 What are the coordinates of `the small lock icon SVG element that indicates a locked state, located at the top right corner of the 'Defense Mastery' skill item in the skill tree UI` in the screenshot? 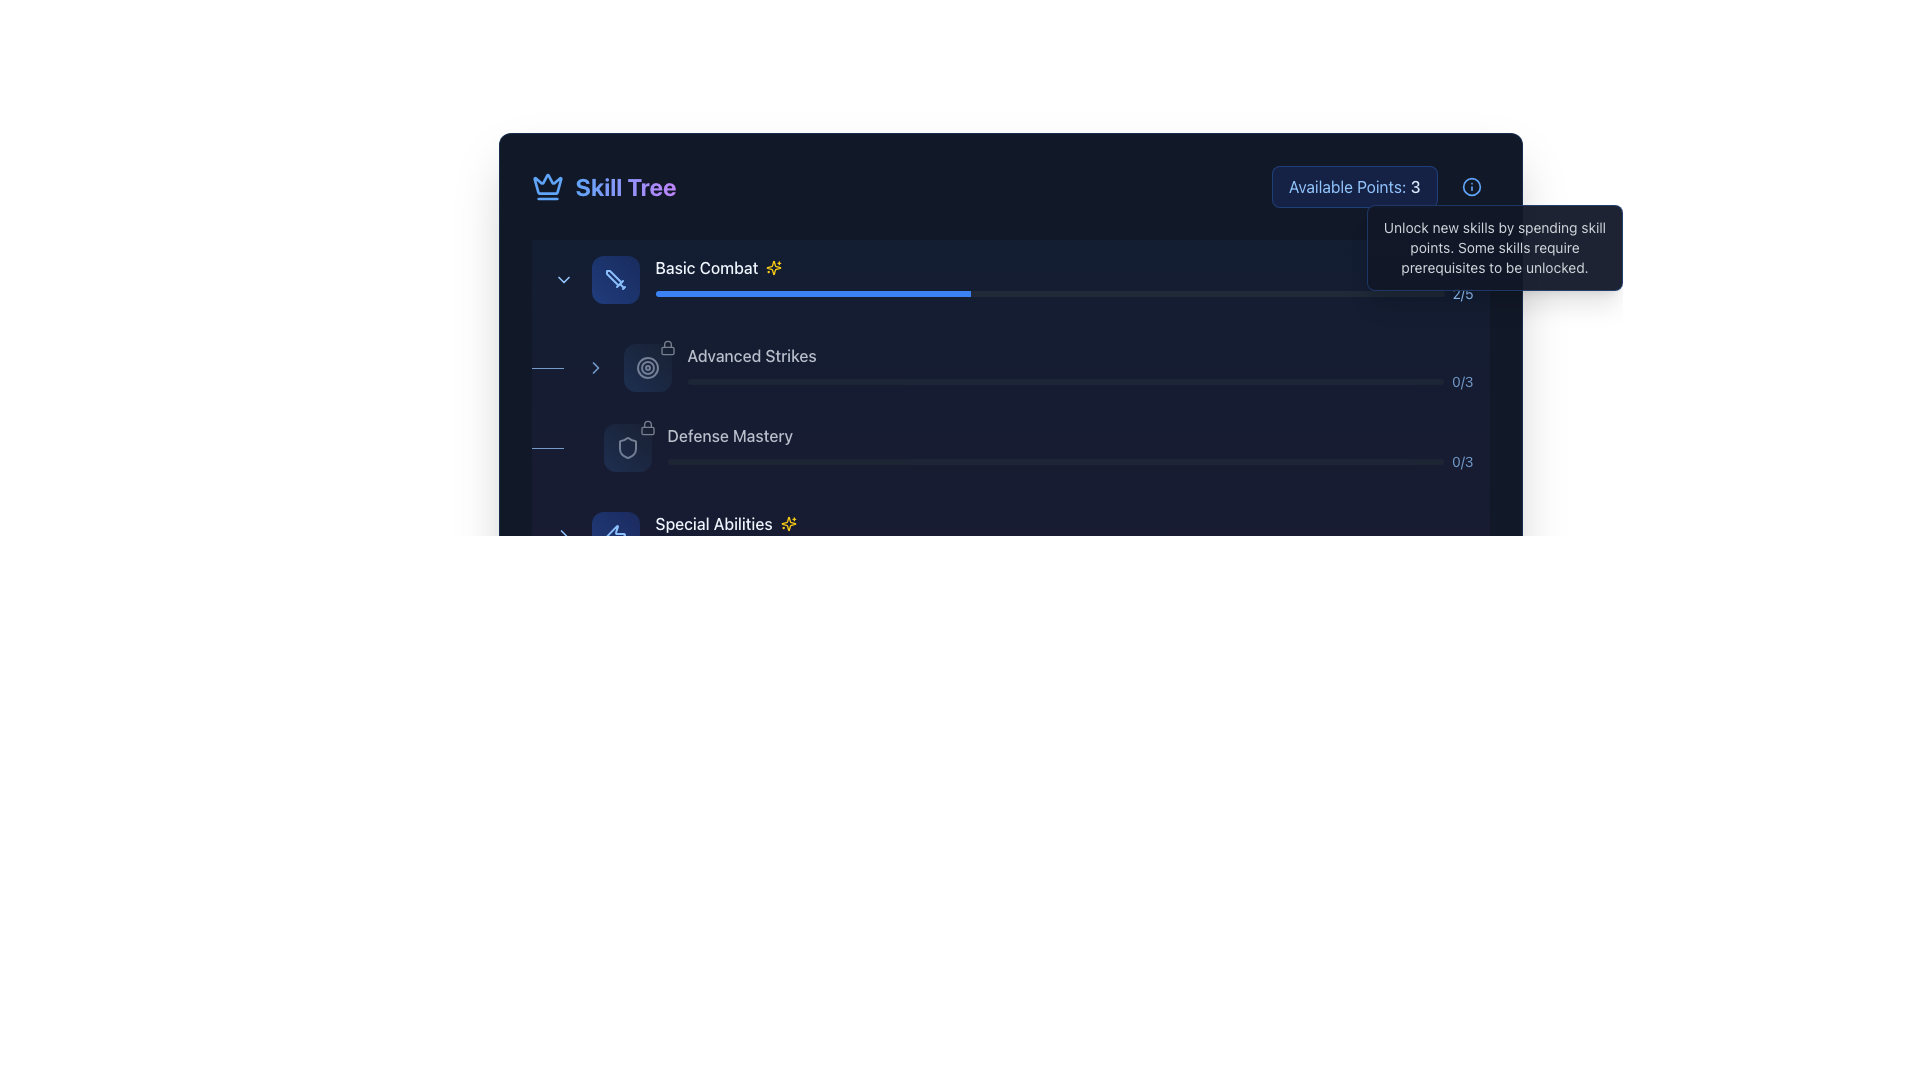 It's located at (647, 427).